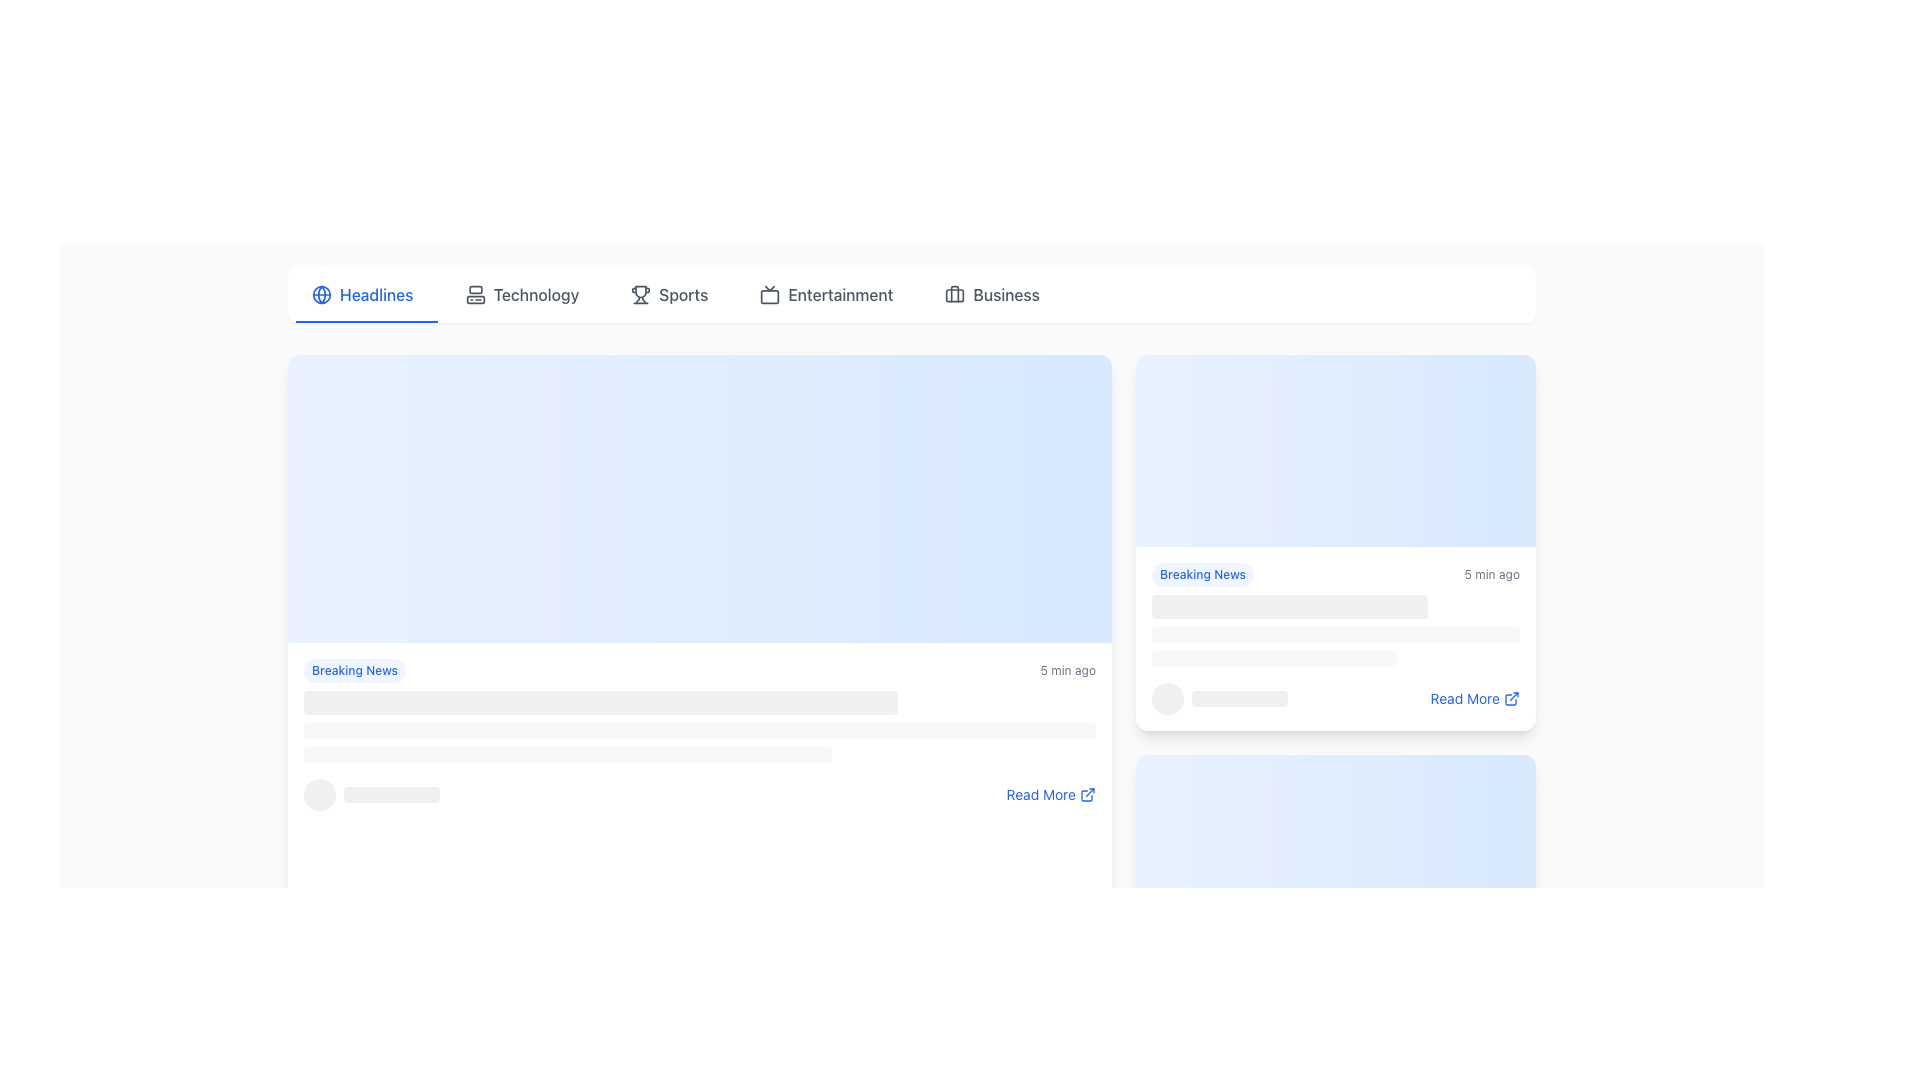 Image resolution: width=1920 pixels, height=1080 pixels. I want to click on the breaking news card located in the top-right corner of the layout to navigate, so click(1335, 543).